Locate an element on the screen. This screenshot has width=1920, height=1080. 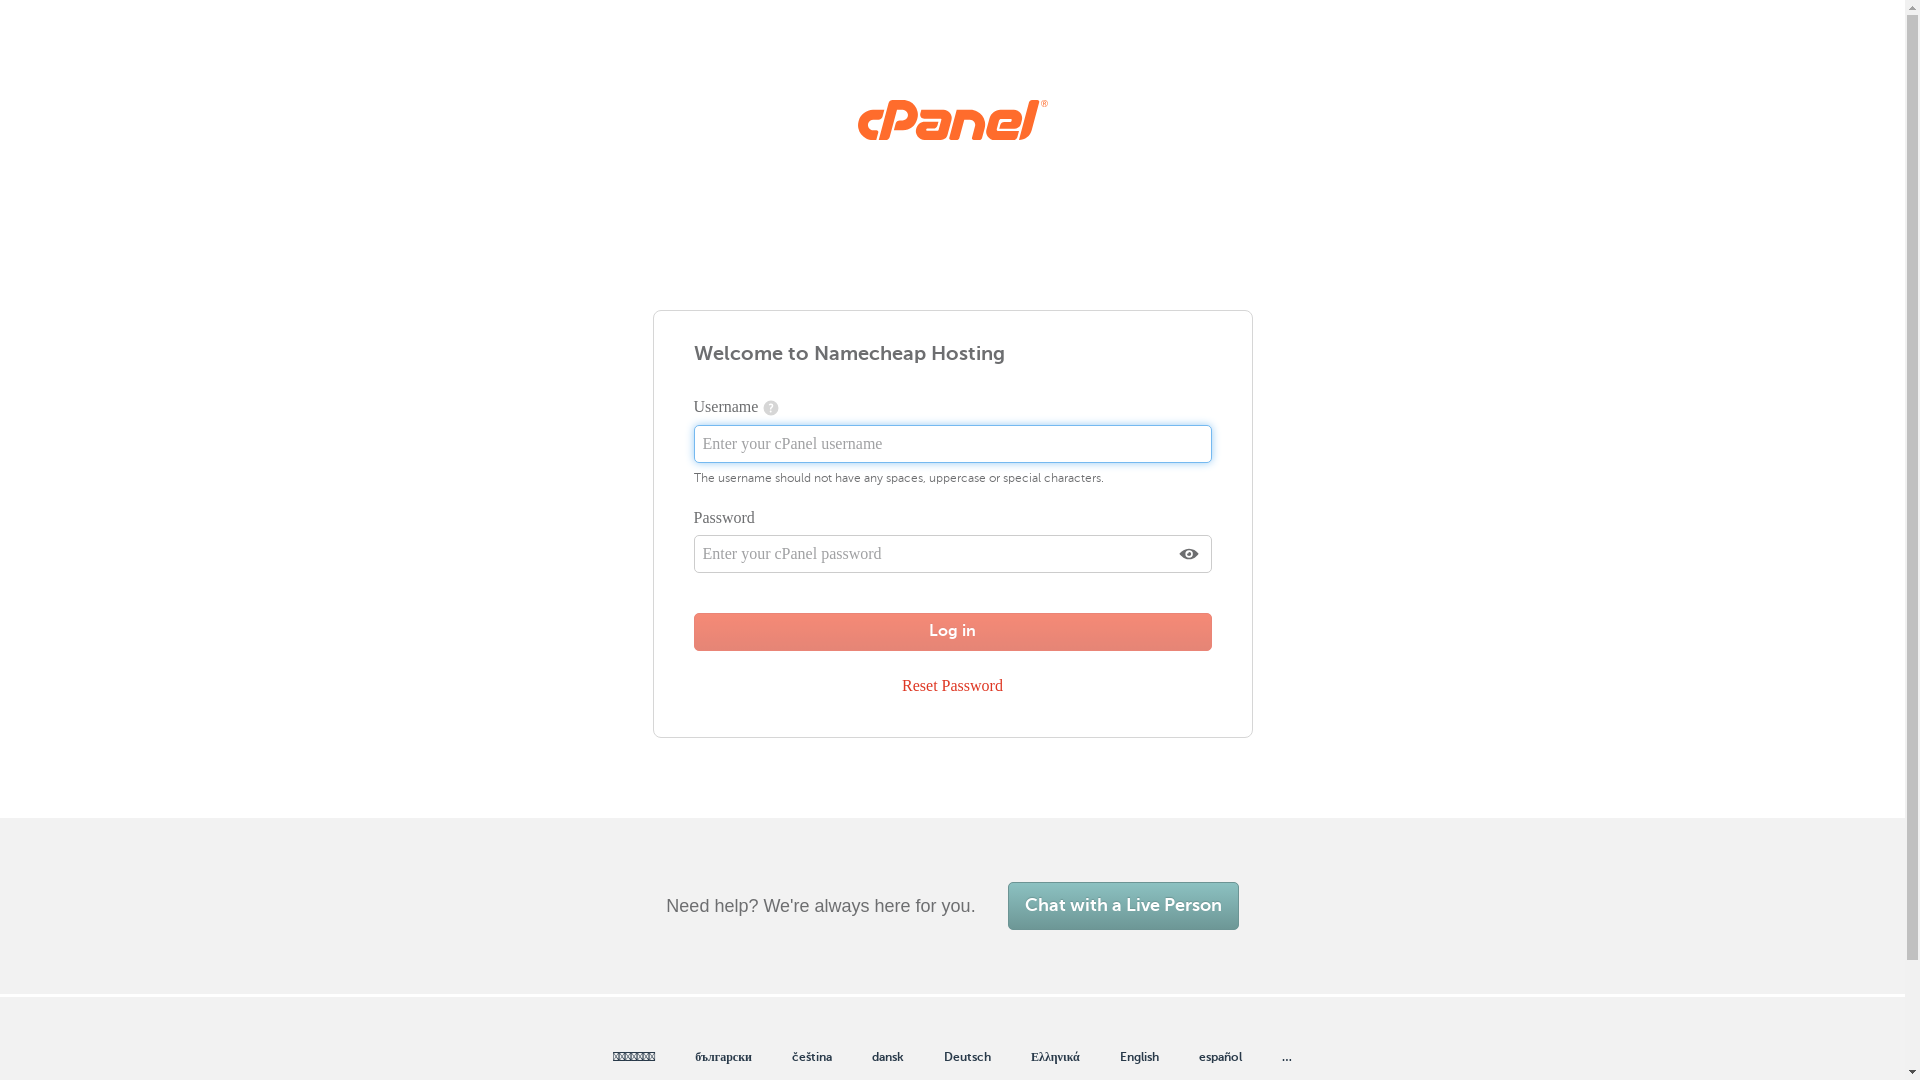
'Reset Password' is located at coordinates (891, 685).